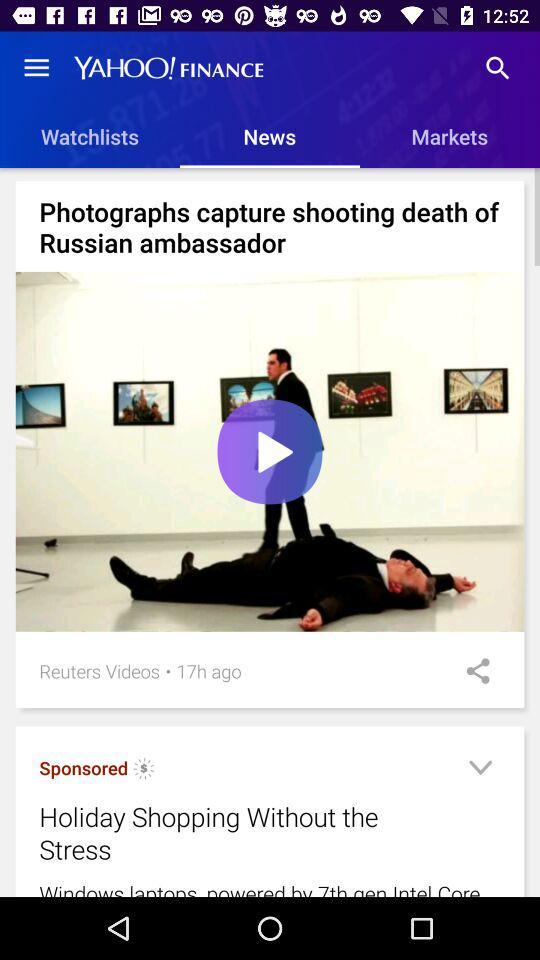 The width and height of the screenshot is (540, 960). Describe the element at coordinates (98, 671) in the screenshot. I see `reuters videos icon` at that location.